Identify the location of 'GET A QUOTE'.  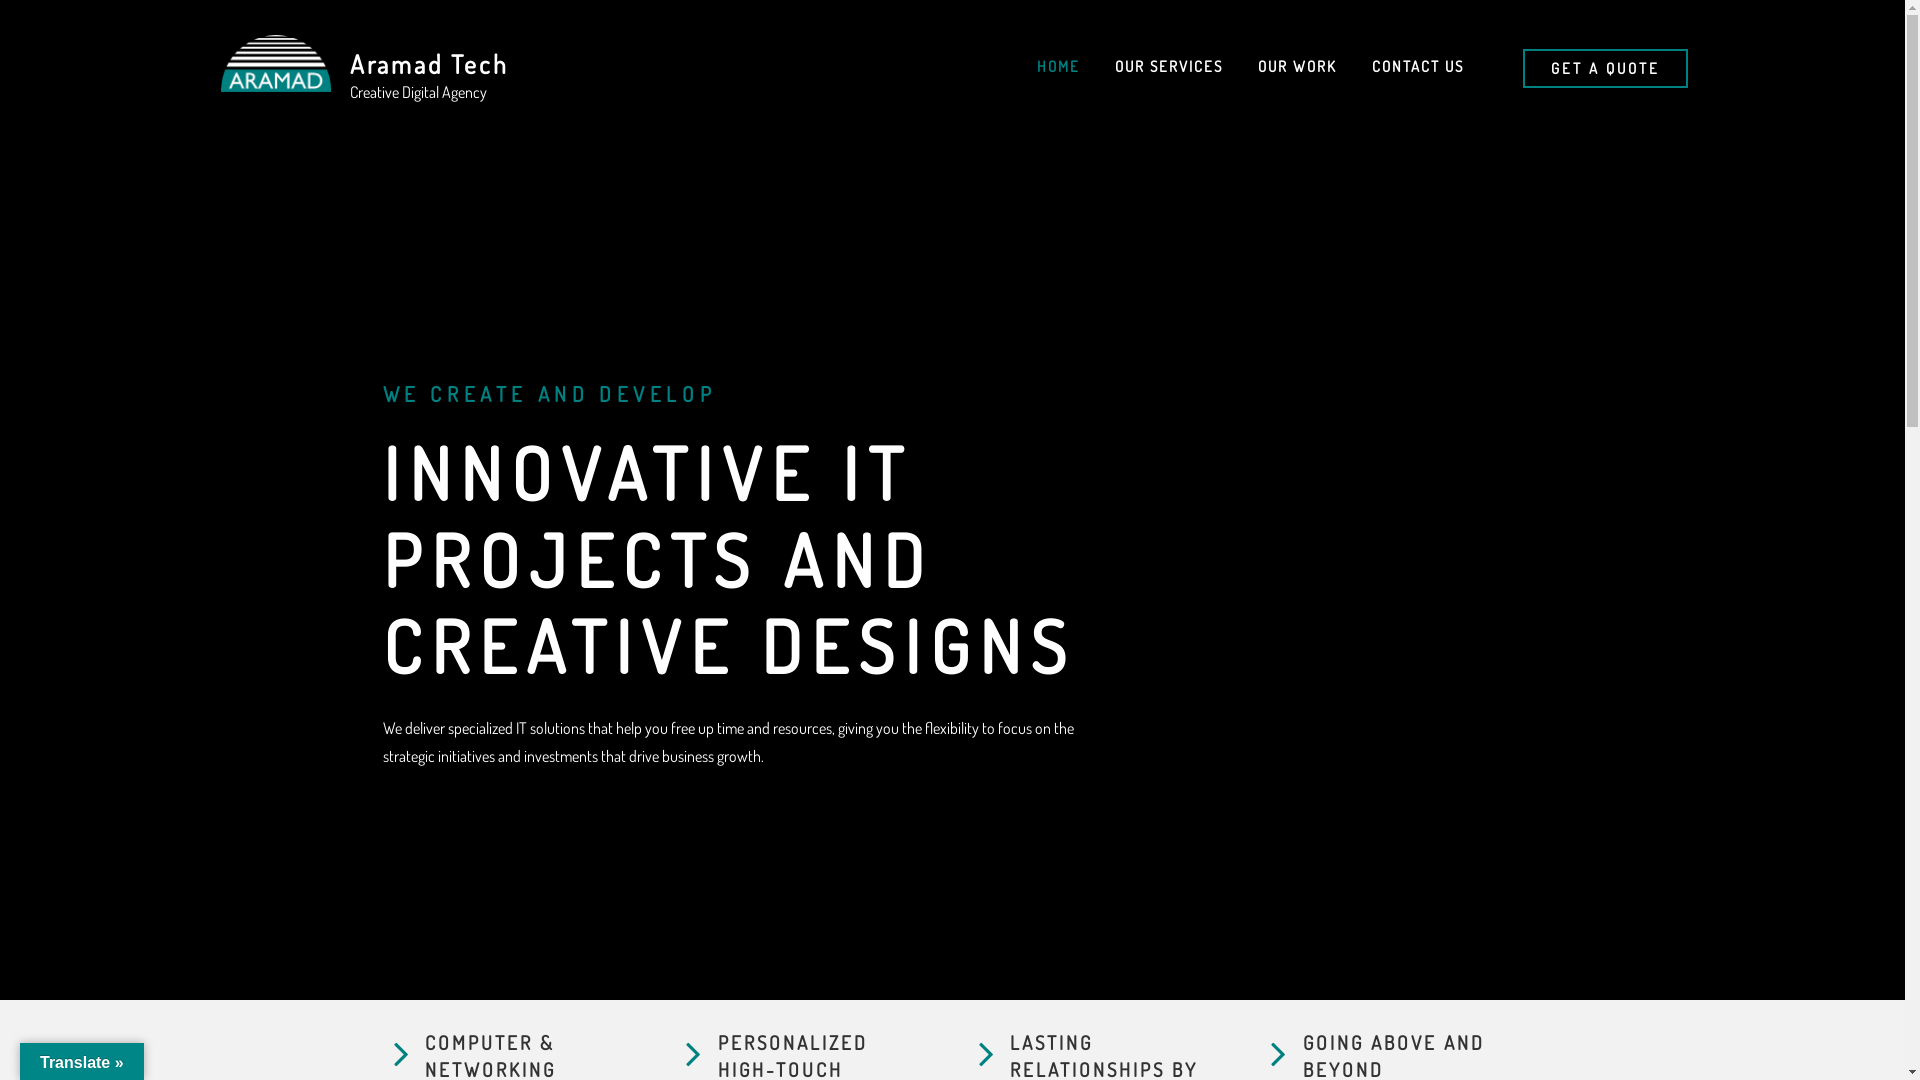
(1521, 67).